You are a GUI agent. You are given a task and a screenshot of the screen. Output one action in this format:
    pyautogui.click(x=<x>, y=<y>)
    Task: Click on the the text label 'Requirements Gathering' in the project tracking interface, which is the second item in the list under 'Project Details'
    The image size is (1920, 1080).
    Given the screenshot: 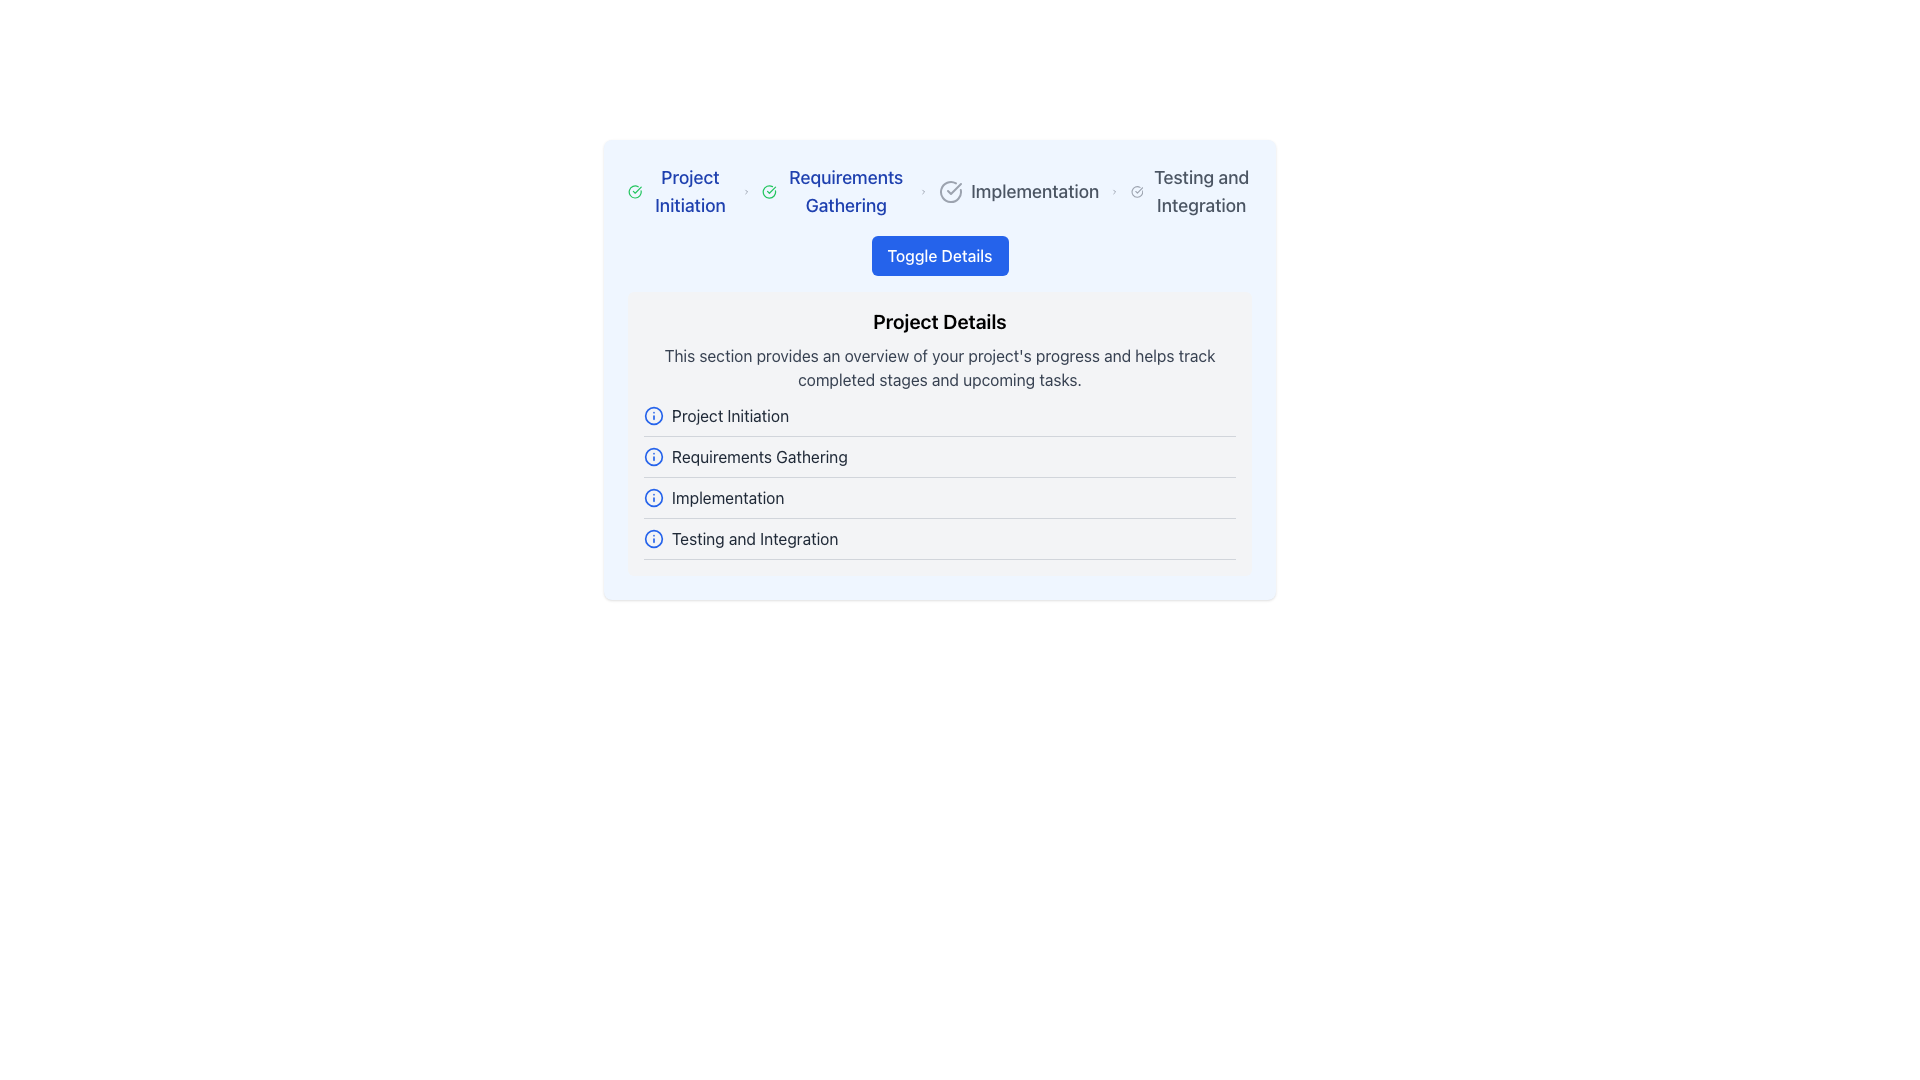 What is the action you would take?
    pyautogui.click(x=758, y=456)
    